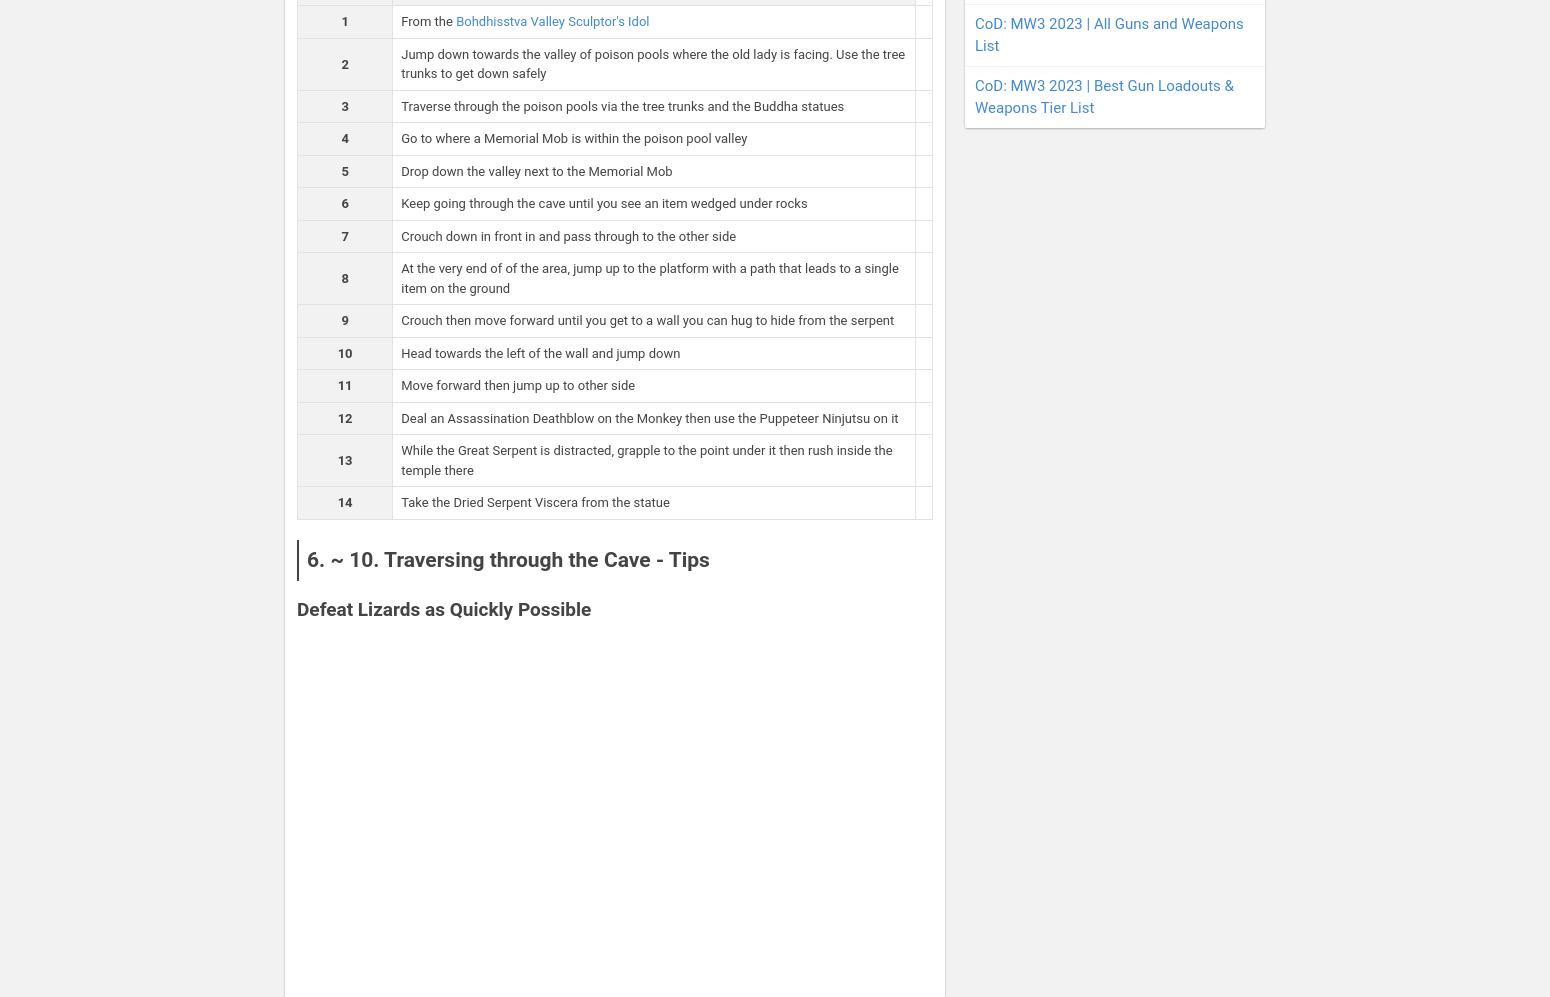  I want to click on 'While the Great Serpent is distracted, grapple to the point under it then rush inside the temple there', so click(645, 460).